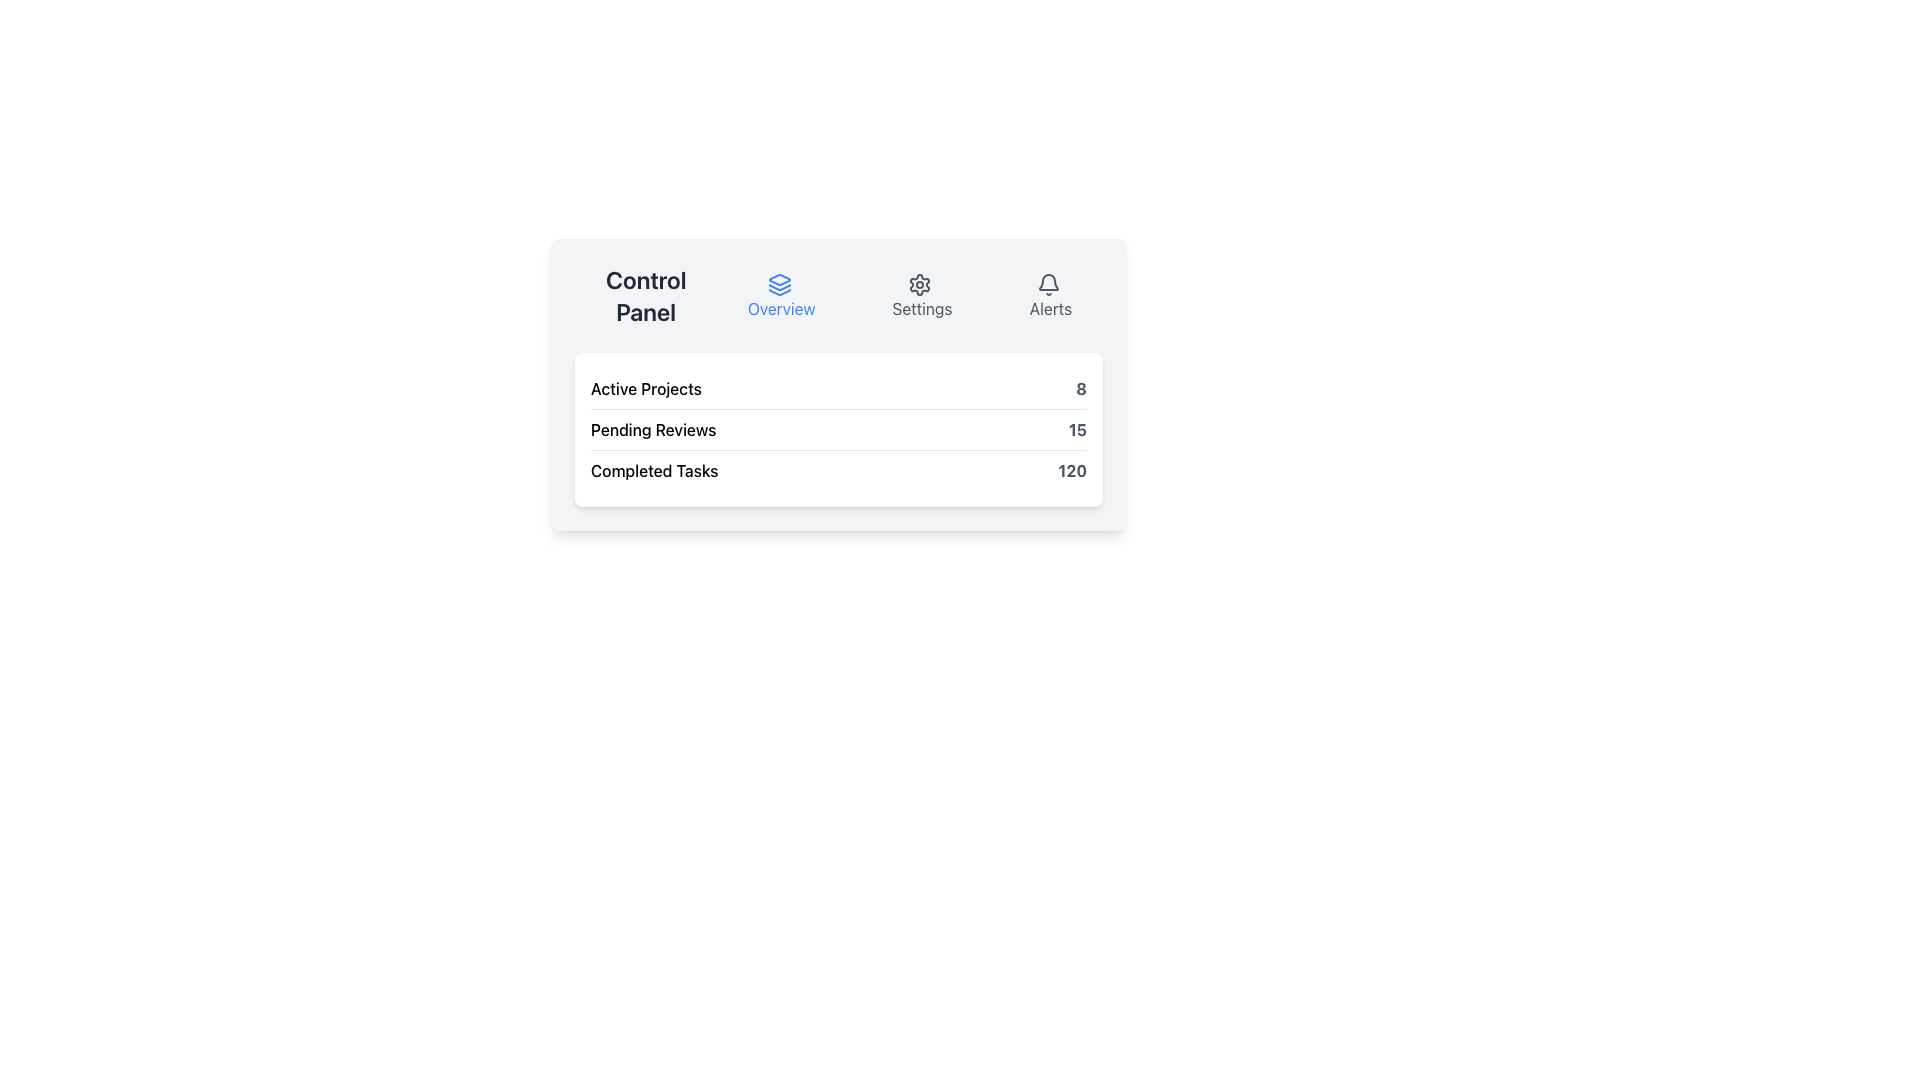  I want to click on the 'Alerts' button with a bell icon located in the horizontal navigation bar, so click(1050, 295).